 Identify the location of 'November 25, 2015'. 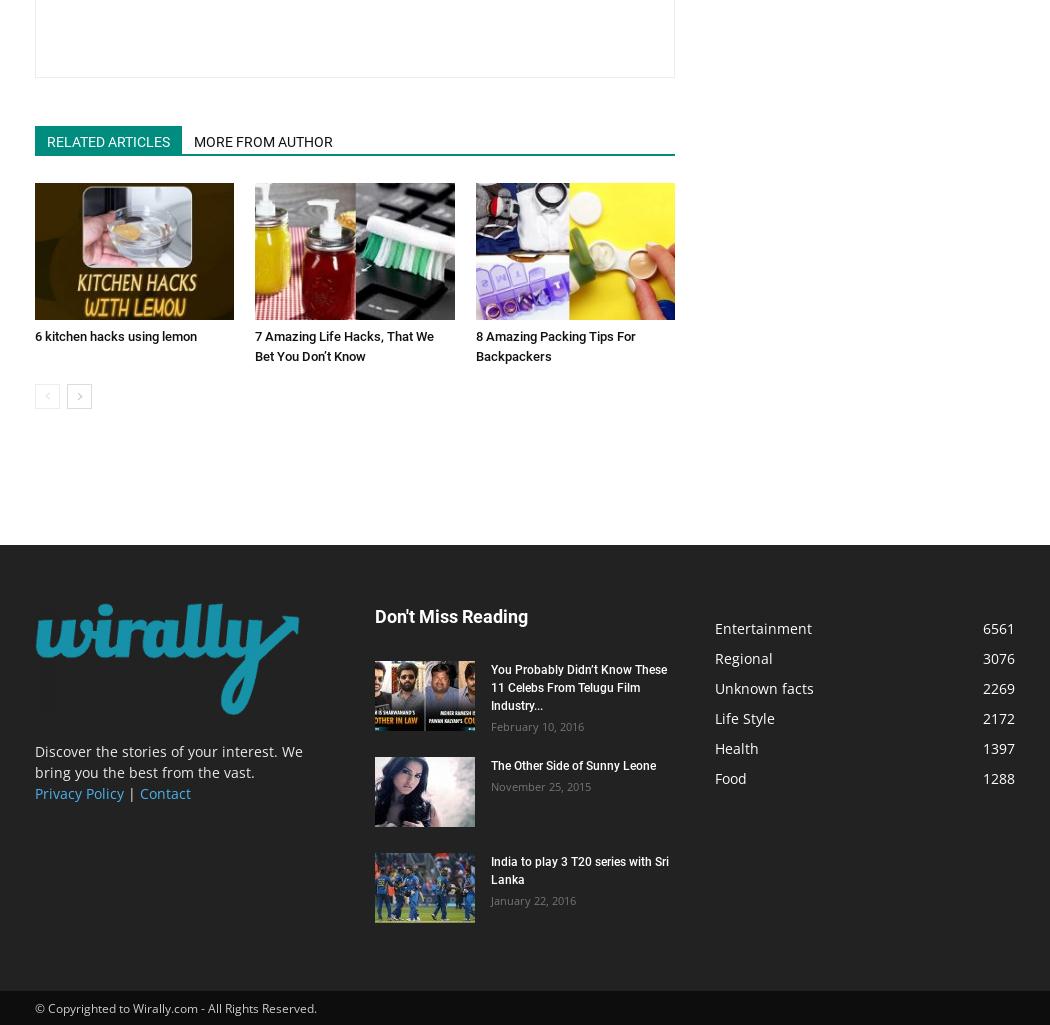
(489, 786).